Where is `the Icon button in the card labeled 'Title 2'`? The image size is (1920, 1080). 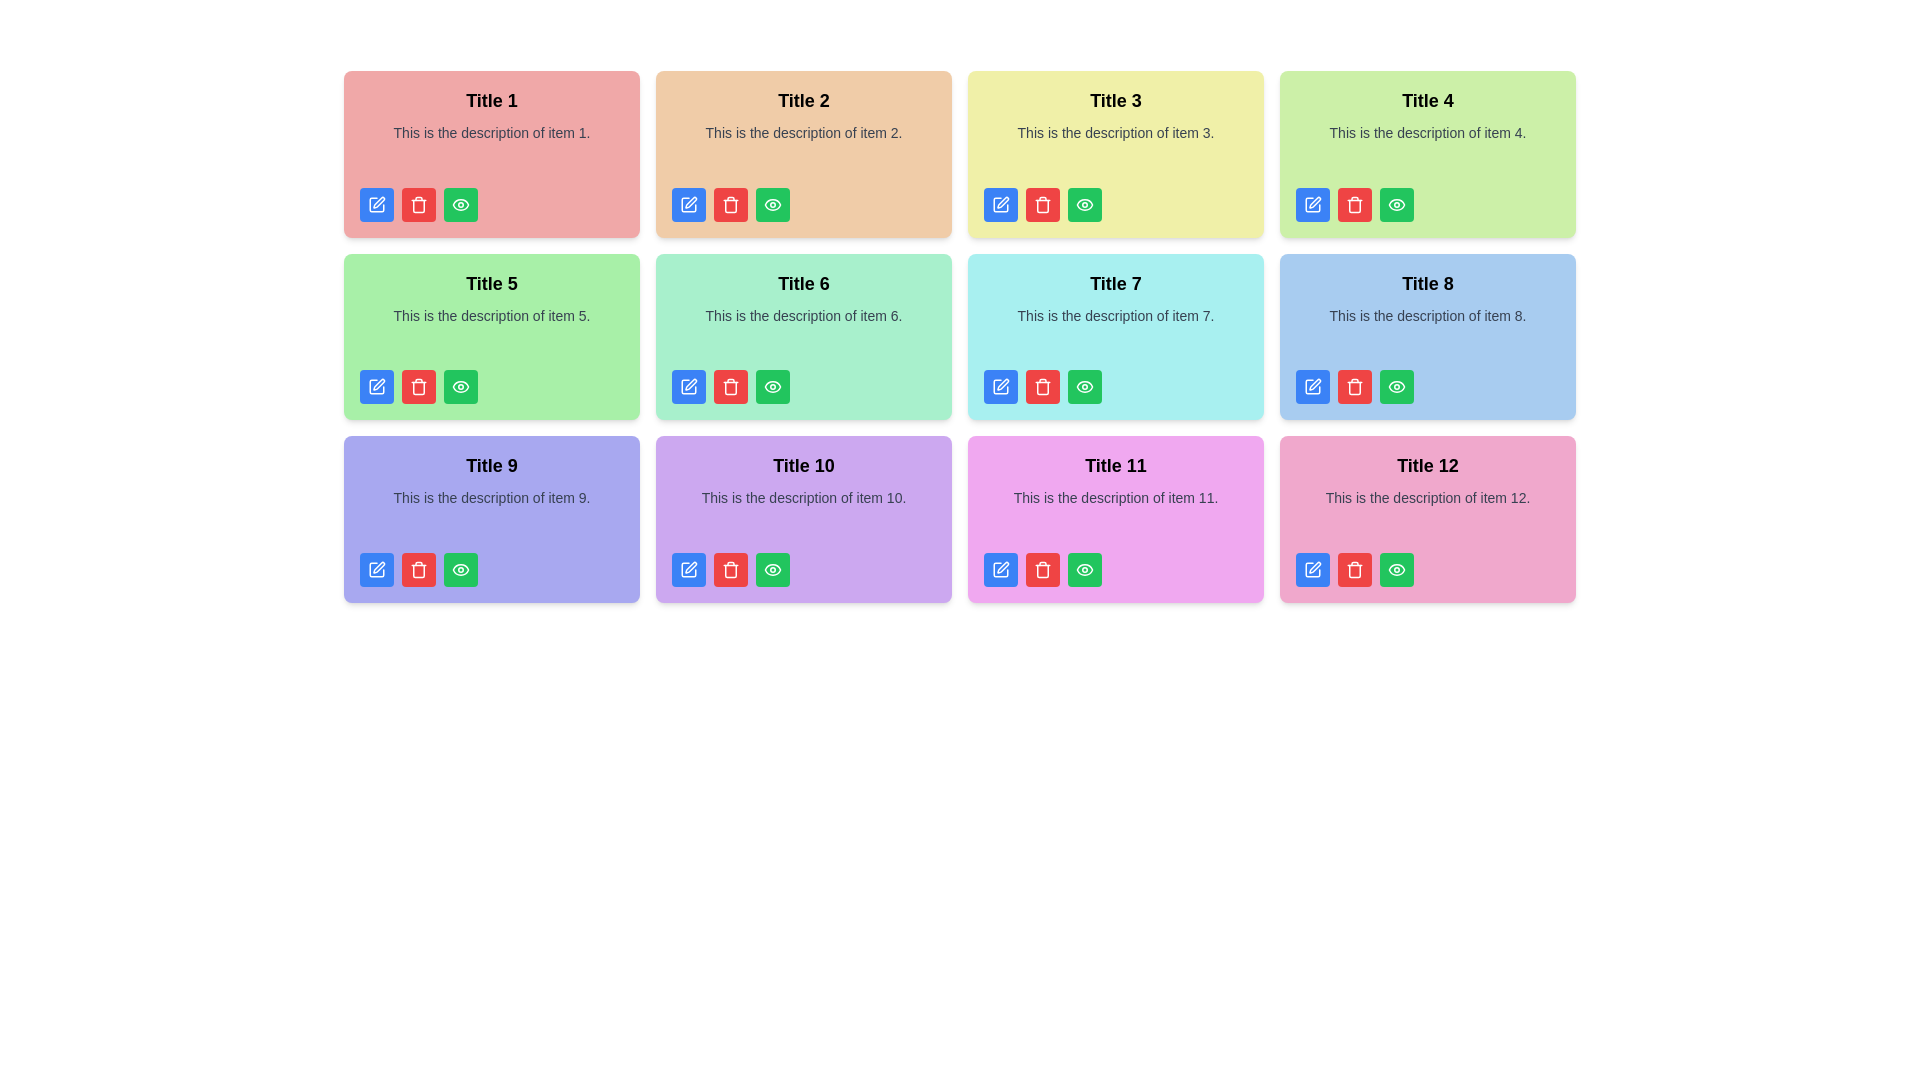
the Icon button in the card labeled 'Title 2' is located at coordinates (771, 204).